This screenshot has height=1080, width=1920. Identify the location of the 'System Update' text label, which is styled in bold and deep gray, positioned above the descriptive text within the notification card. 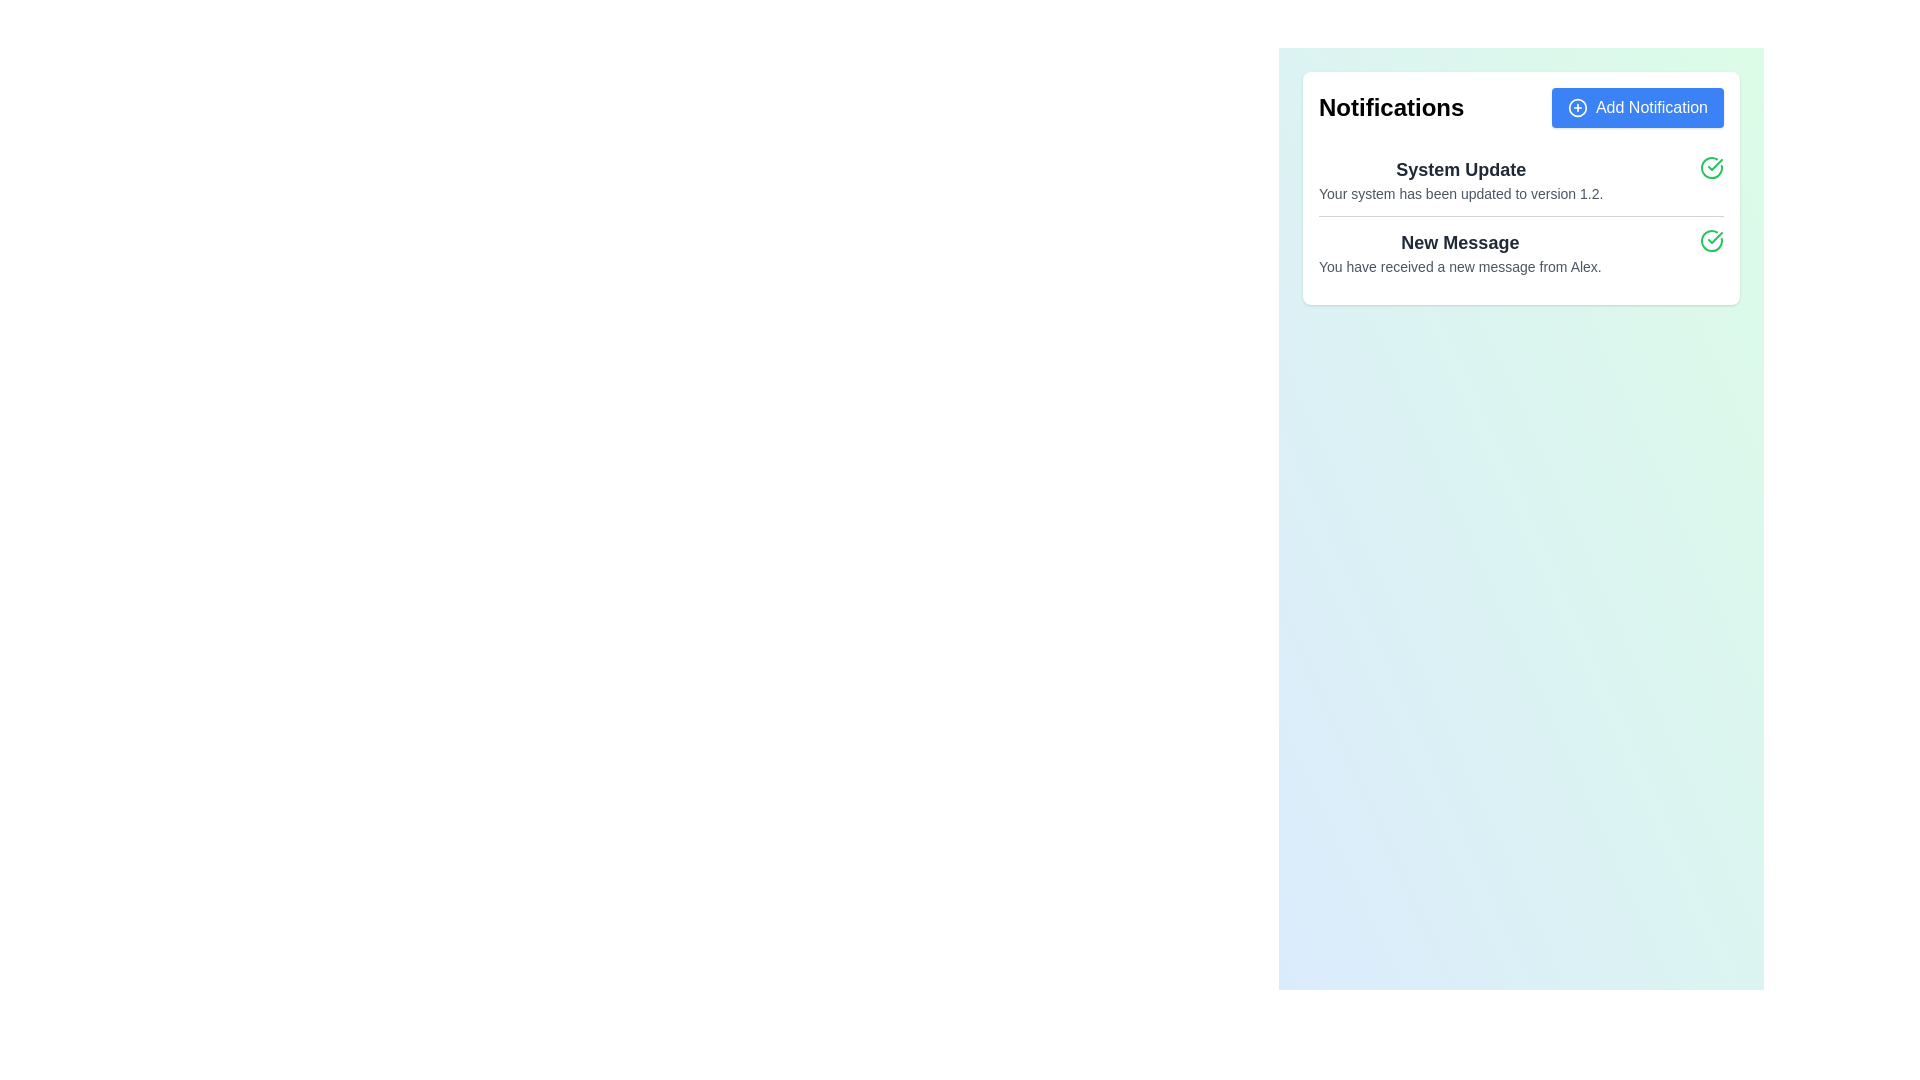
(1461, 168).